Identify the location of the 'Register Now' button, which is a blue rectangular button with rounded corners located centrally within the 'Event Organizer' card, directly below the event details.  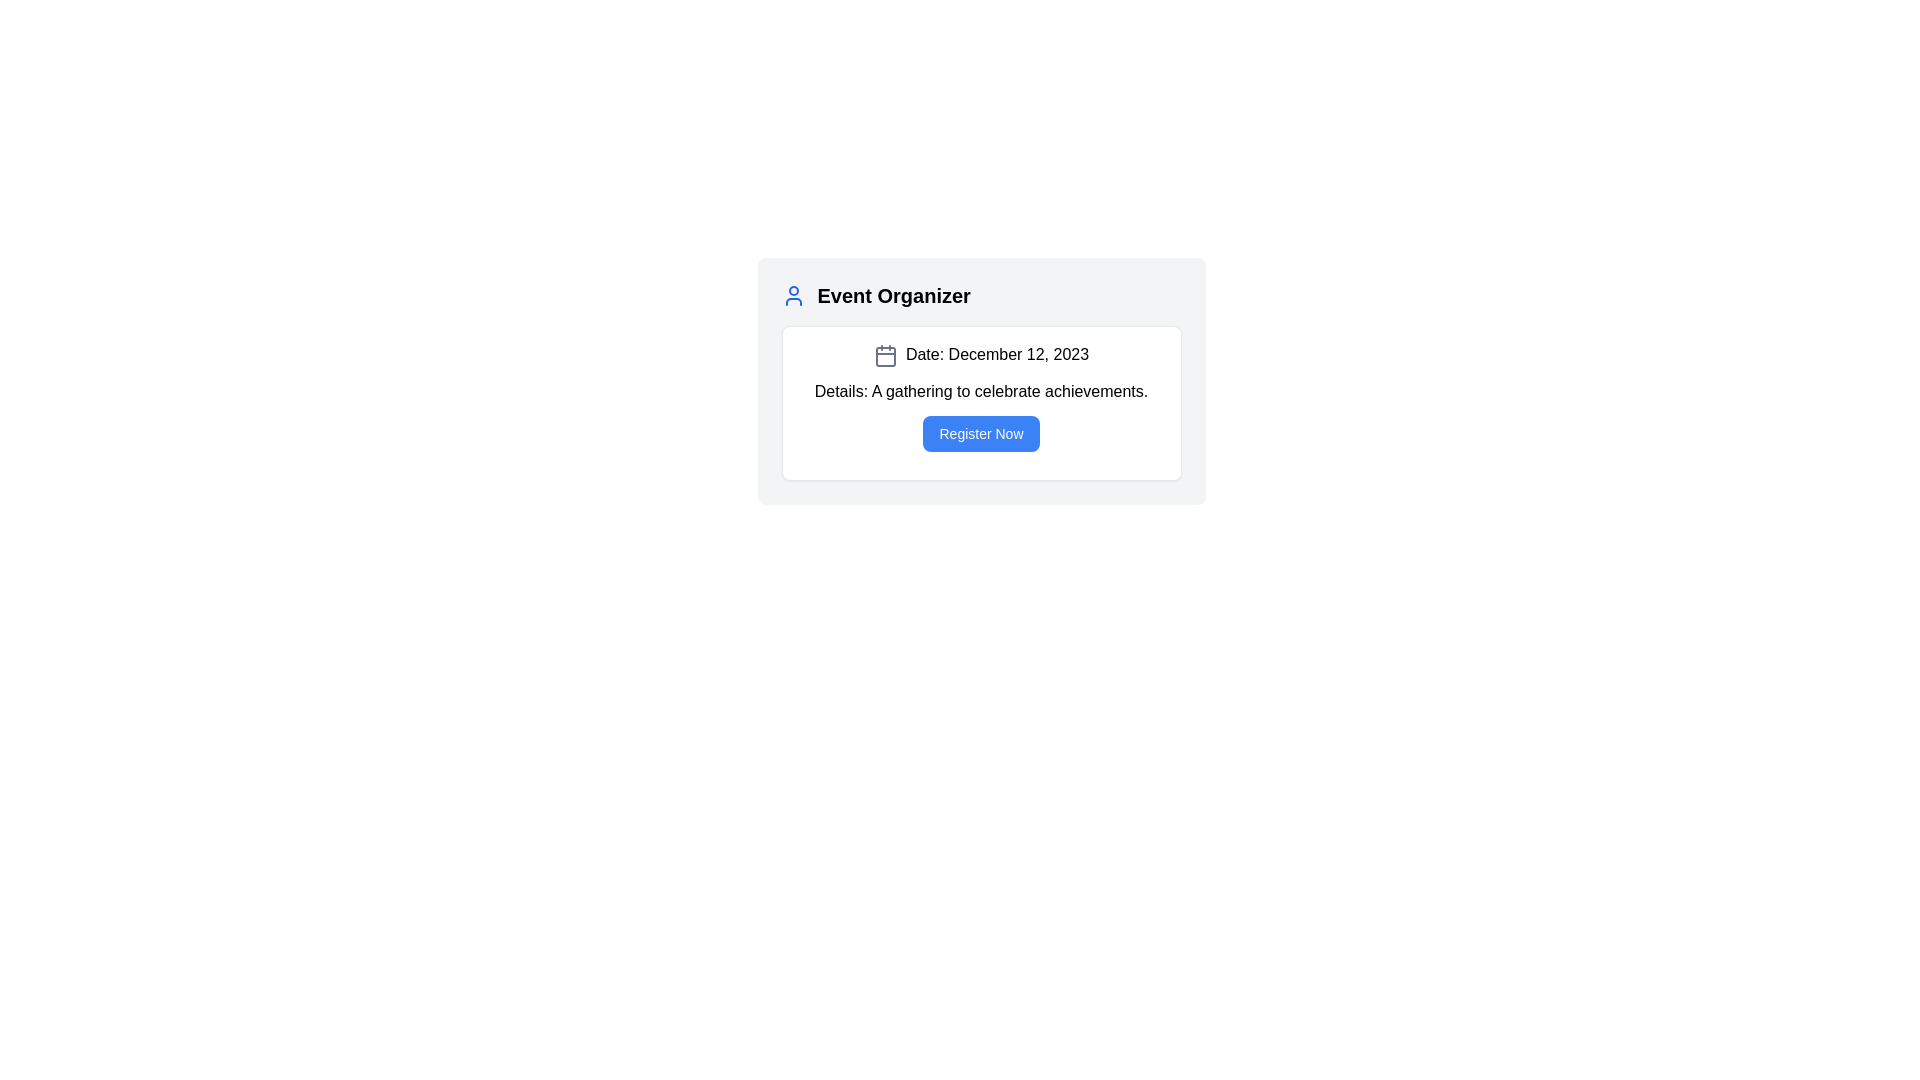
(981, 432).